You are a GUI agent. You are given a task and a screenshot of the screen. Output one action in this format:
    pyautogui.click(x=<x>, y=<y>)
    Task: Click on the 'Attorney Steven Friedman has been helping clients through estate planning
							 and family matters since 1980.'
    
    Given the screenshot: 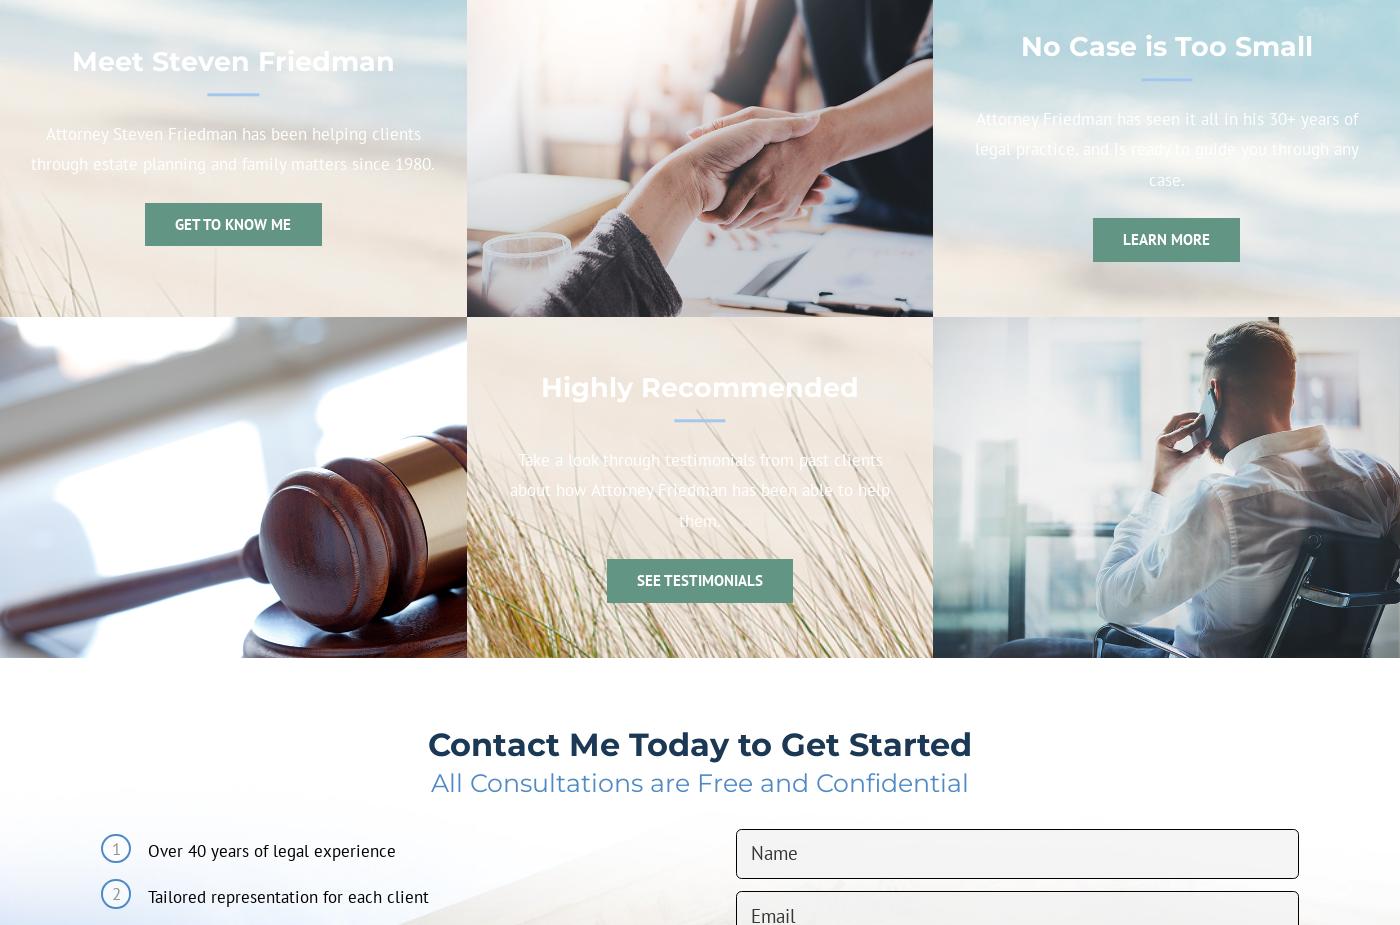 What is the action you would take?
    pyautogui.click(x=30, y=148)
    